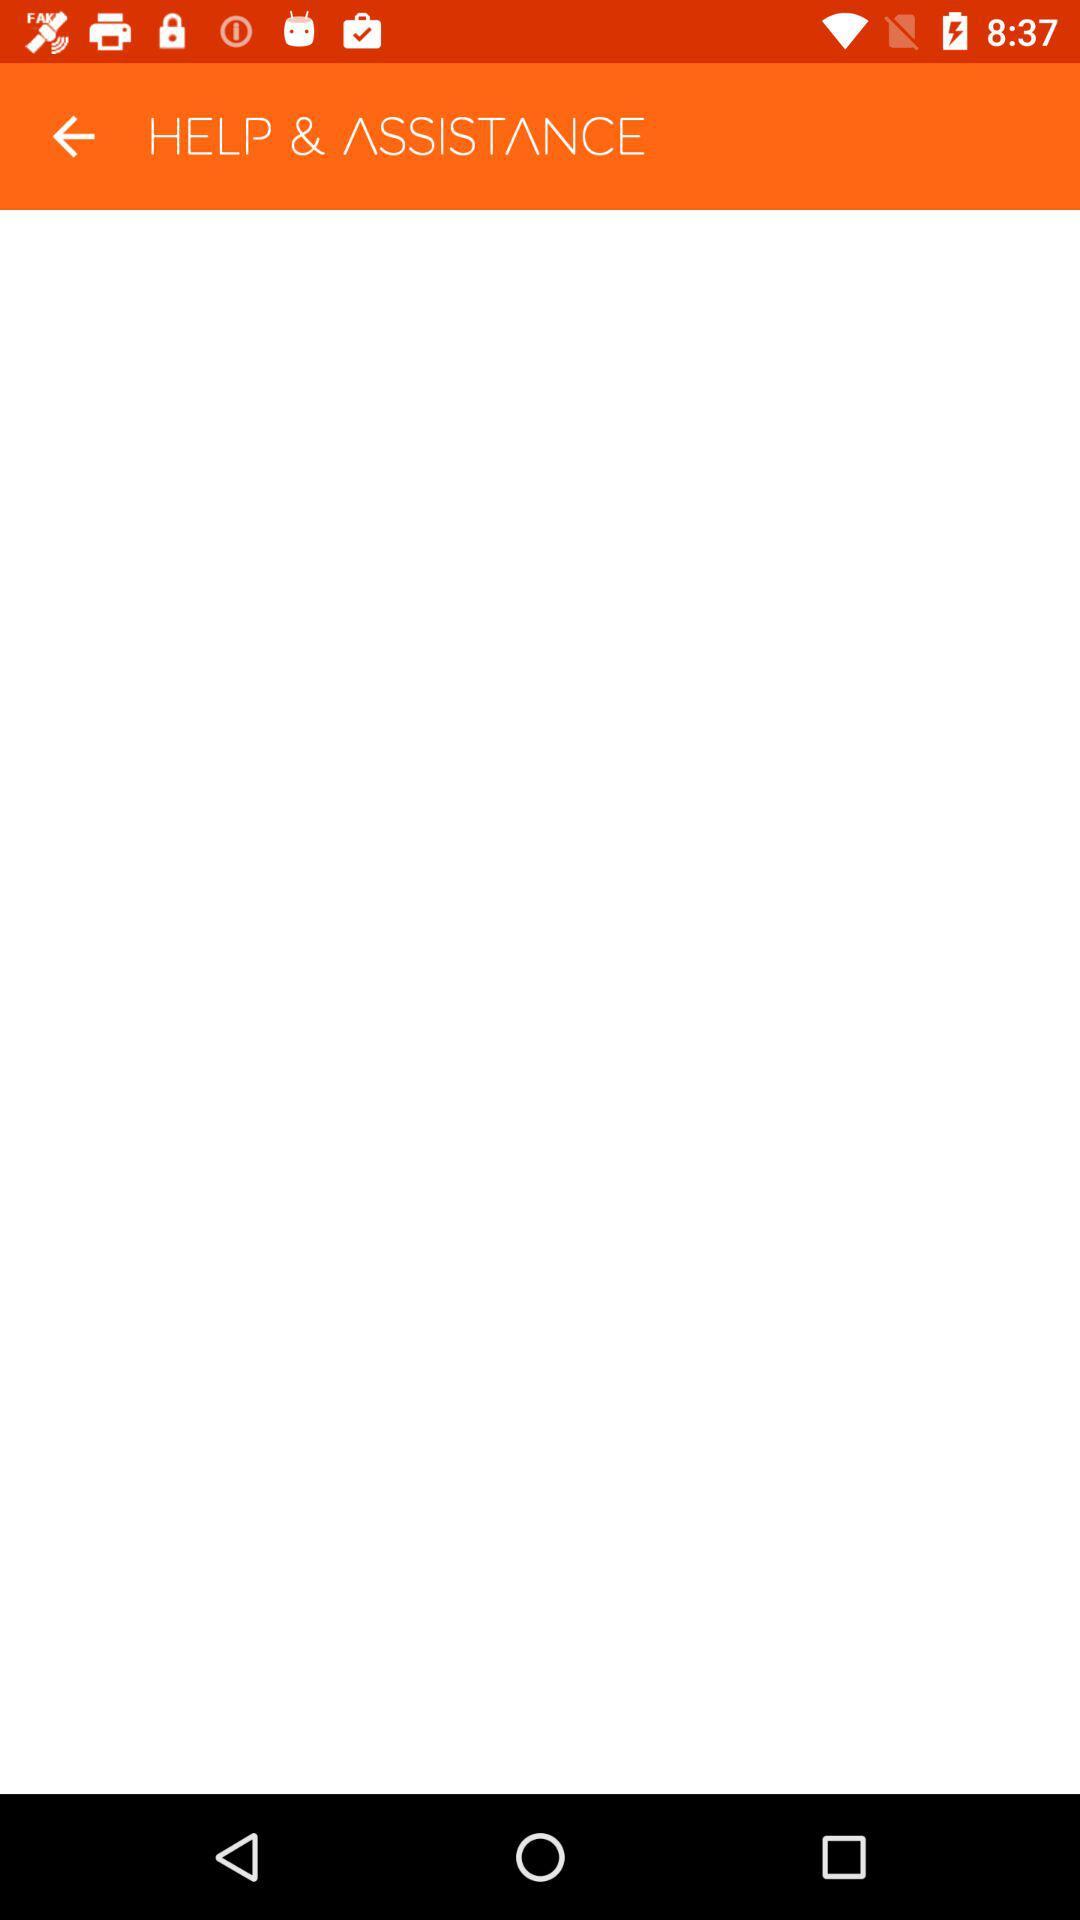 This screenshot has width=1080, height=1920. Describe the element at coordinates (72, 135) in the screenshot. I see `the icon next to help & assistance app` at that location.